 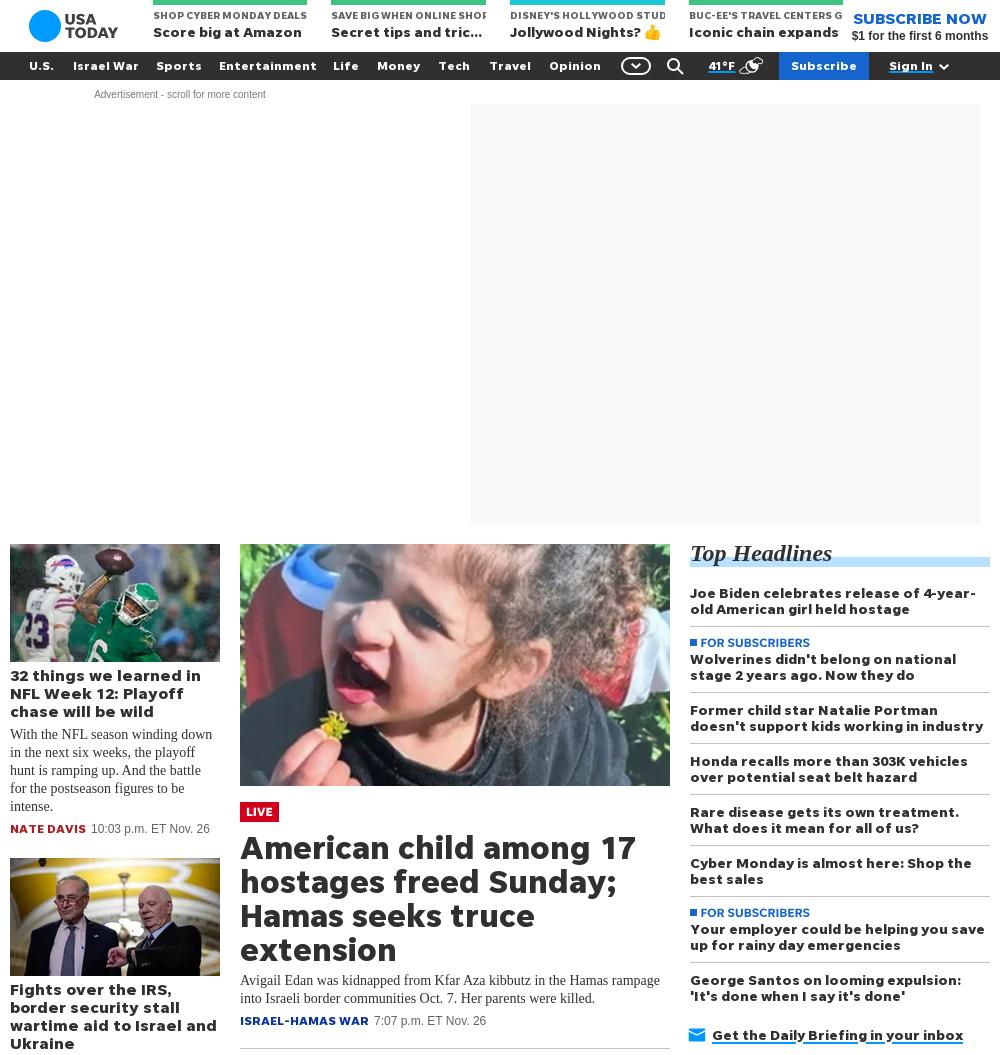 What do you see at coordinates (832, 600) in the screenshot?
I see `'Joe Biden celebrates release of 4-year-old American girl held hostage'` at bounding box center [832, 600].